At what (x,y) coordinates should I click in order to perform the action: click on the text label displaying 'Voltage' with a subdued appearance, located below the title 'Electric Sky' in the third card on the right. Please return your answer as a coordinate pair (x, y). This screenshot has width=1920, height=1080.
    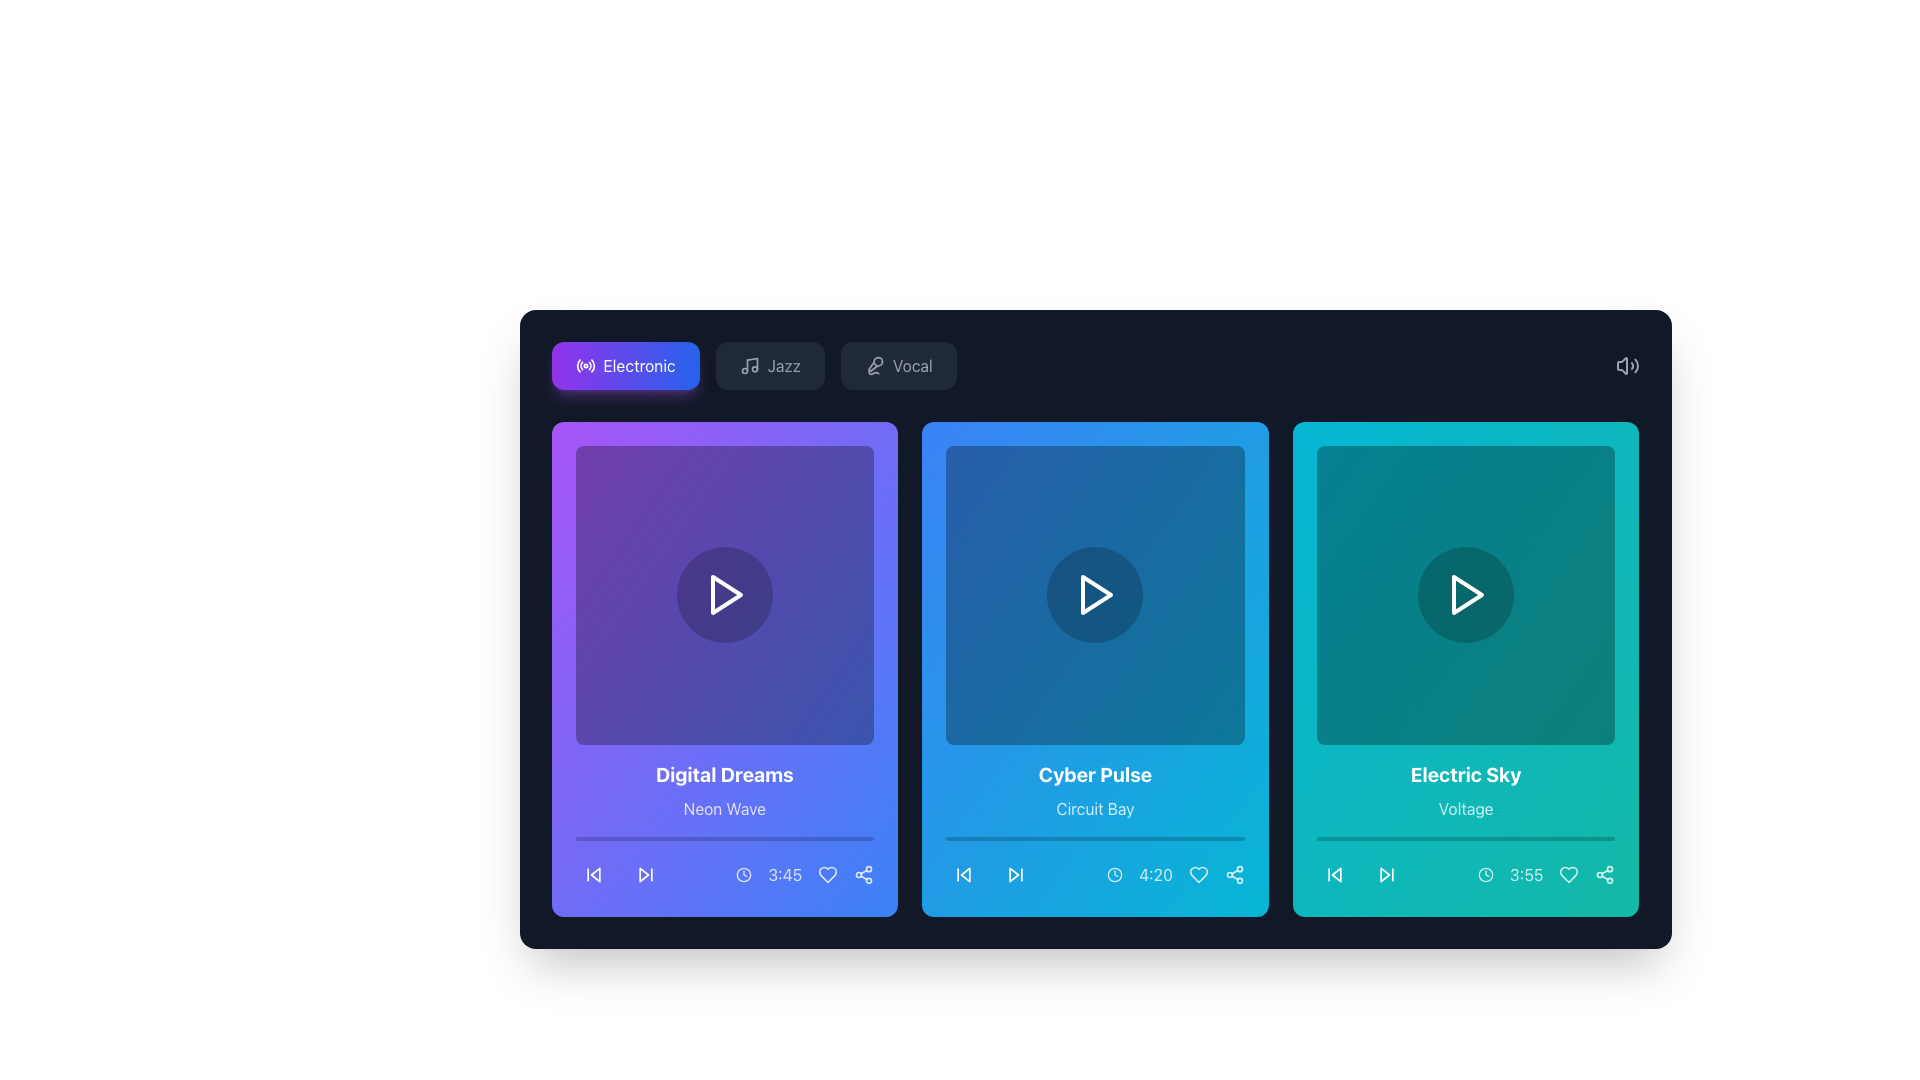
    Looking at the image, I should click on (1466, 807).